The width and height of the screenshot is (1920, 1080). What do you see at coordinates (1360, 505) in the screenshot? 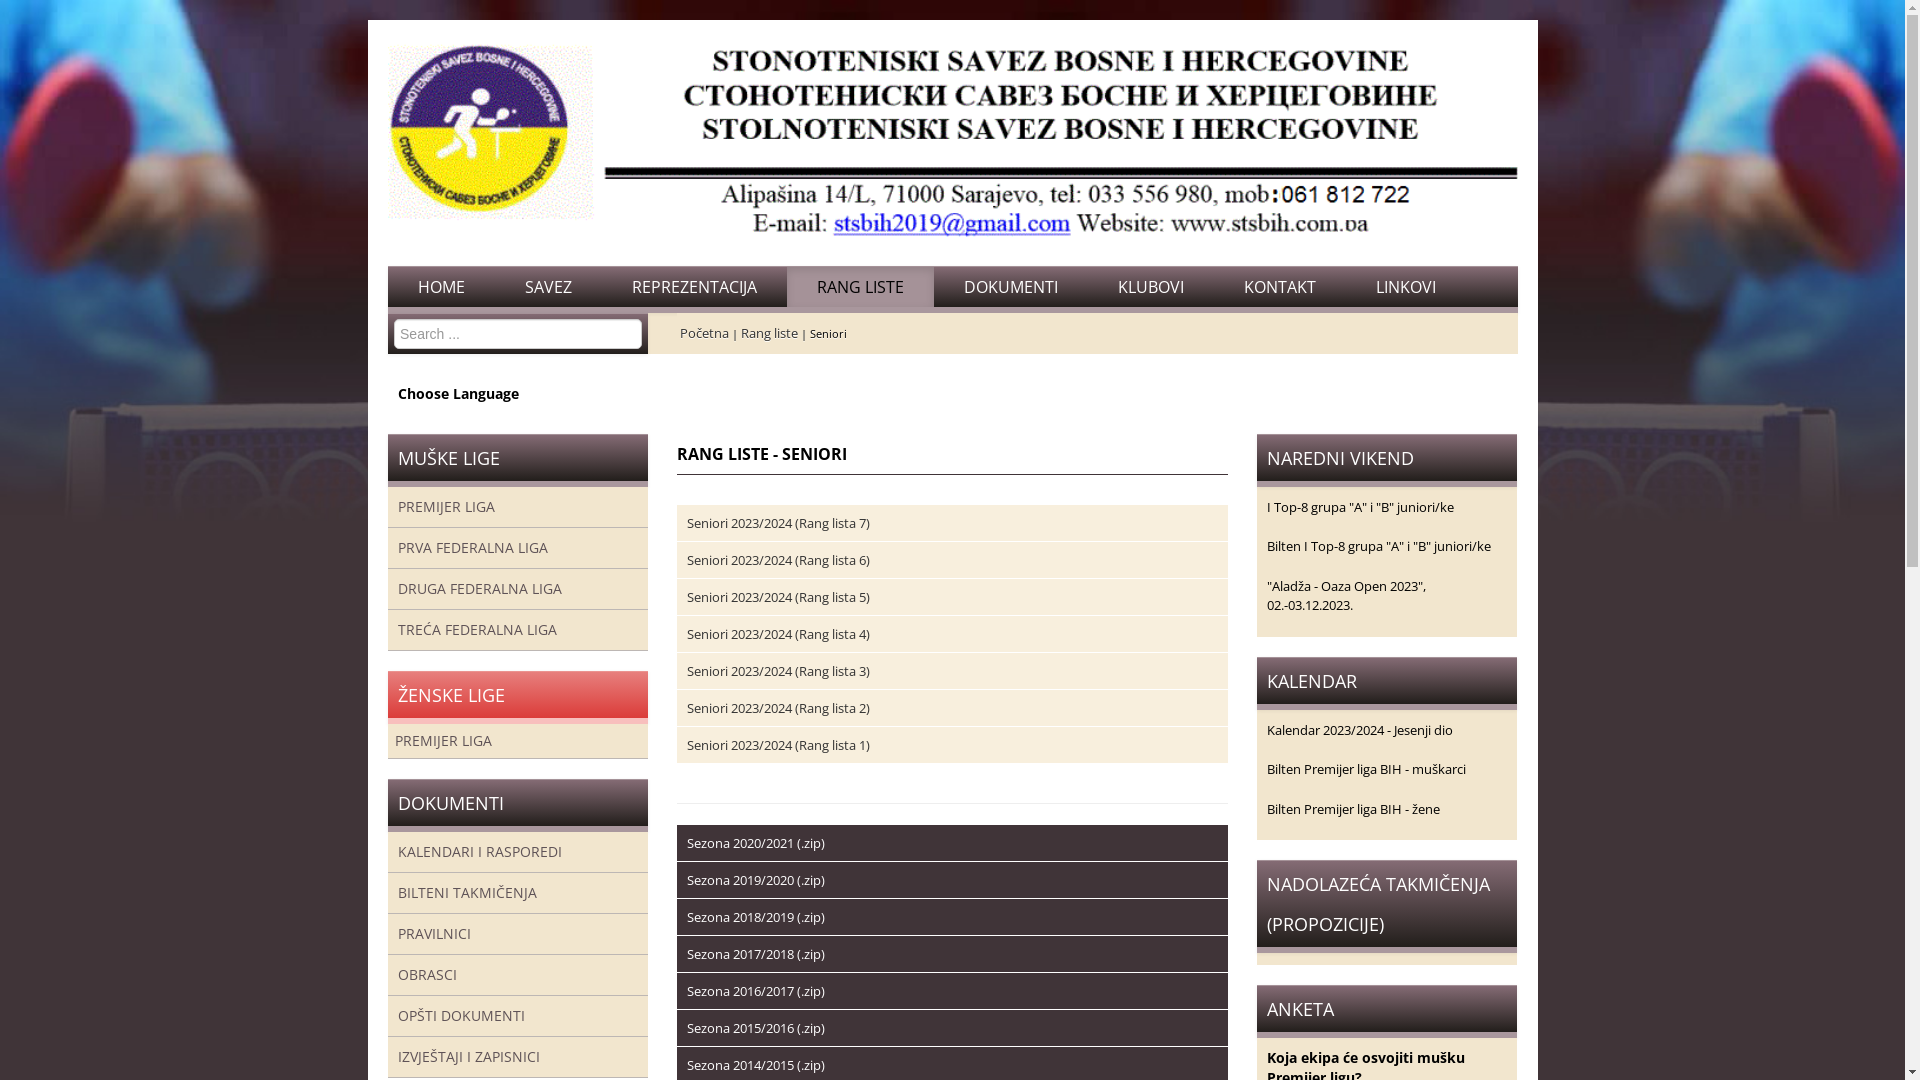
I see `'I Top-8 grupa "A" i "B" juniori/ke'` at bounding box center [1360, 505].